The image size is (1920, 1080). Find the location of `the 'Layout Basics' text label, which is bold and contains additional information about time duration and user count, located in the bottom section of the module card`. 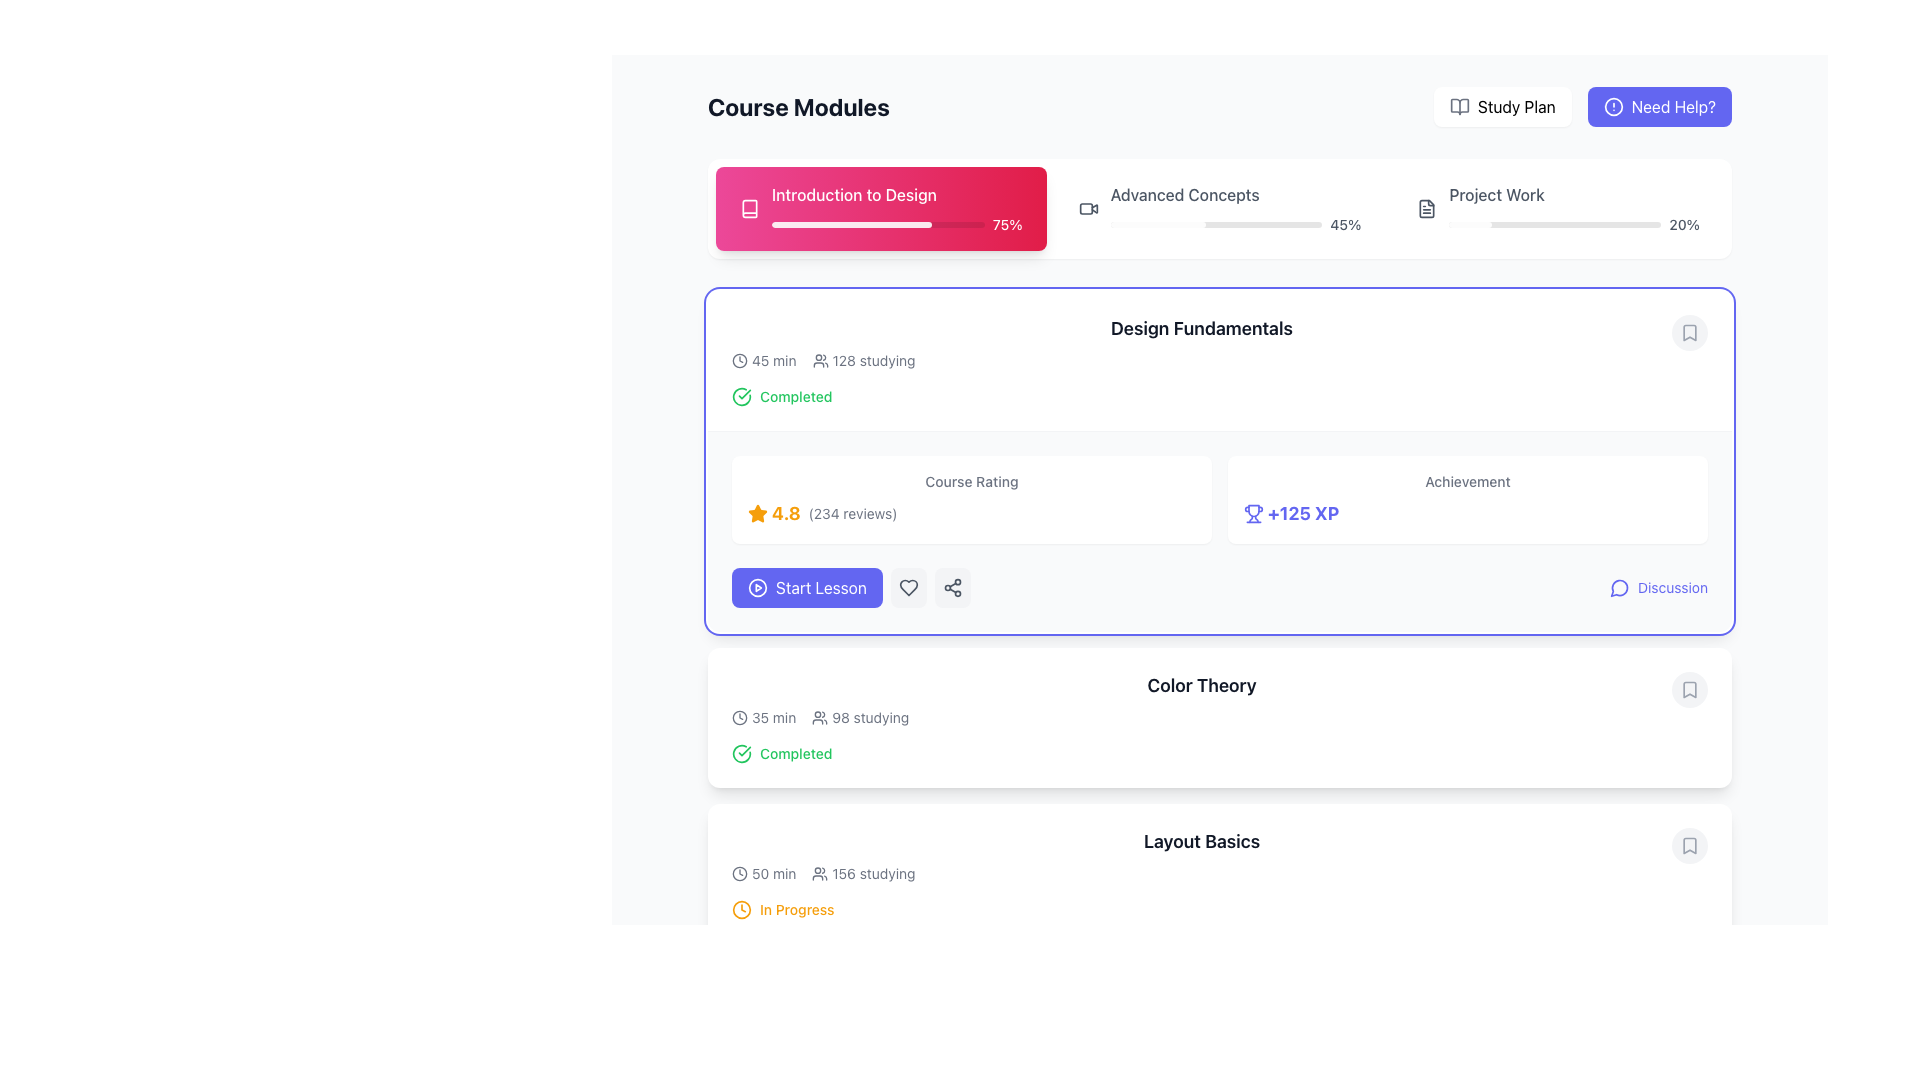

the 'Layout Basics' text label, which is bold and contains additional information about time duration and user count, located in the bottom section of the module card is located at coordinates (1218, 855).